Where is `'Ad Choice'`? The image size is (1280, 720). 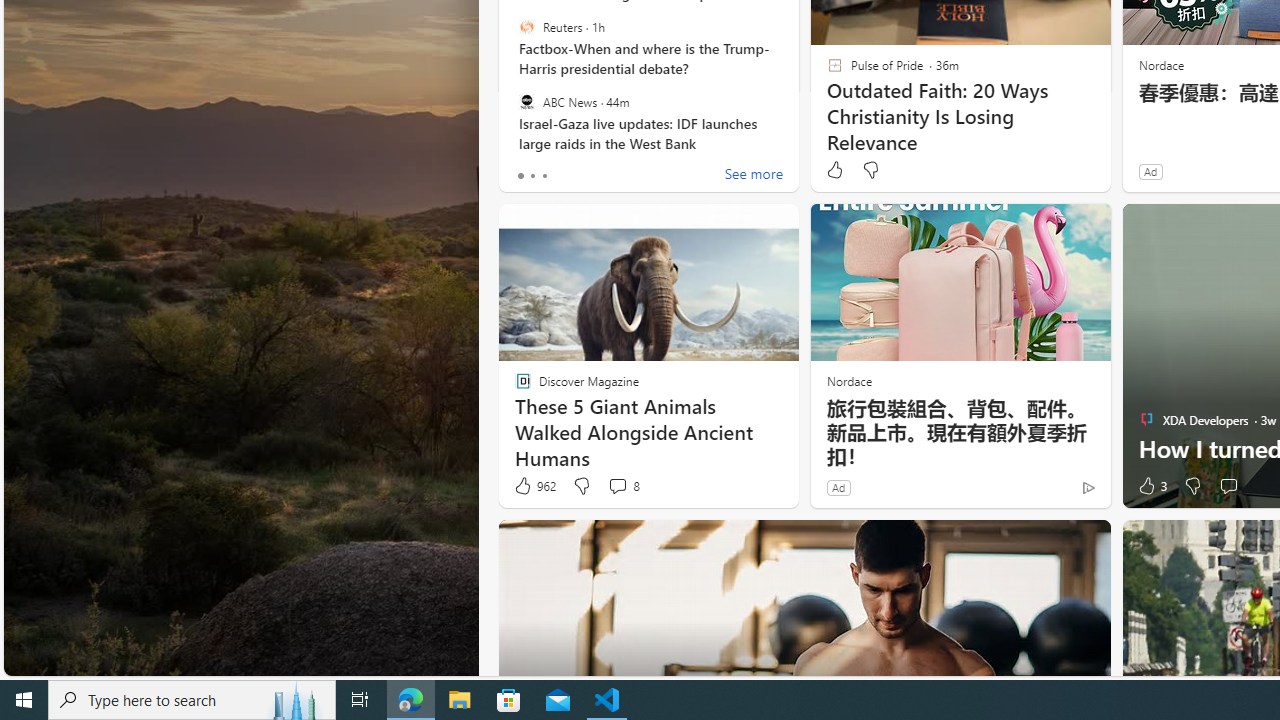 'Ad Choice' is located at coordinates (1087, 487).